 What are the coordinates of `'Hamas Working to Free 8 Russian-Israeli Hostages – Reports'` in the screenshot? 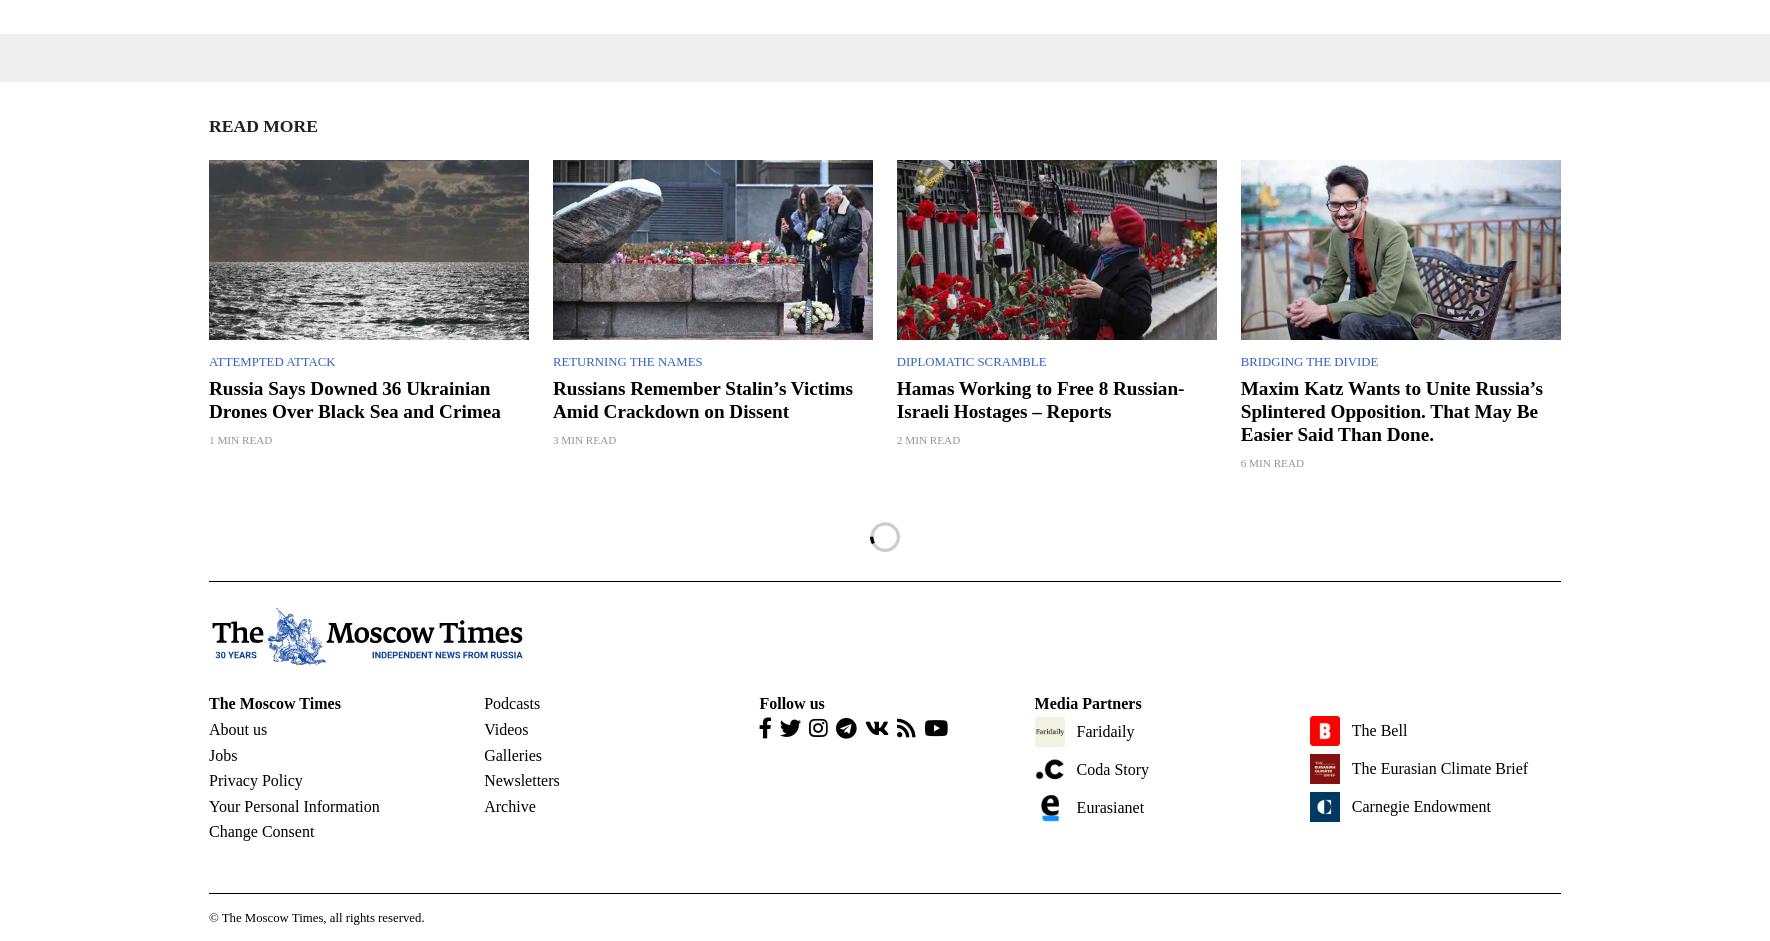 It's located at (894, 397).